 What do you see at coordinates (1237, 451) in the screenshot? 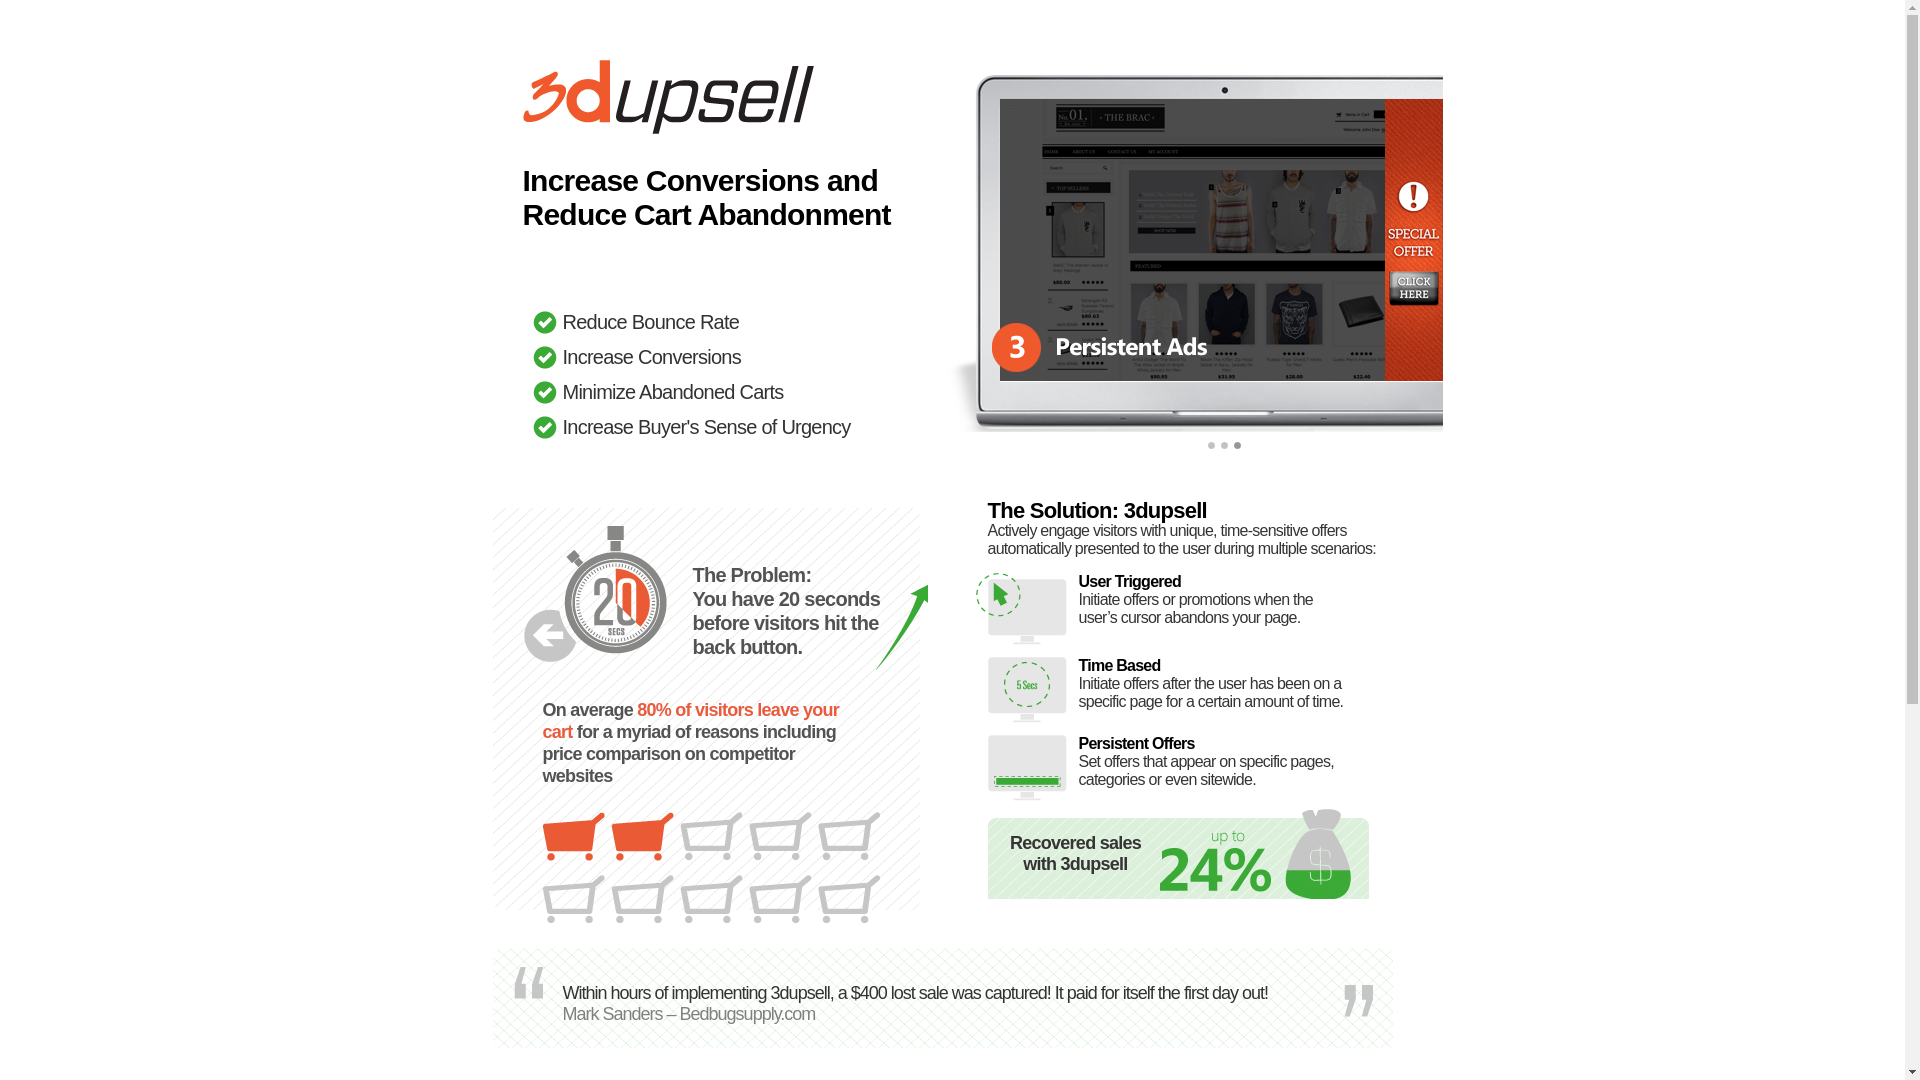
I see `'3'` at bounding box center [1237, 451].